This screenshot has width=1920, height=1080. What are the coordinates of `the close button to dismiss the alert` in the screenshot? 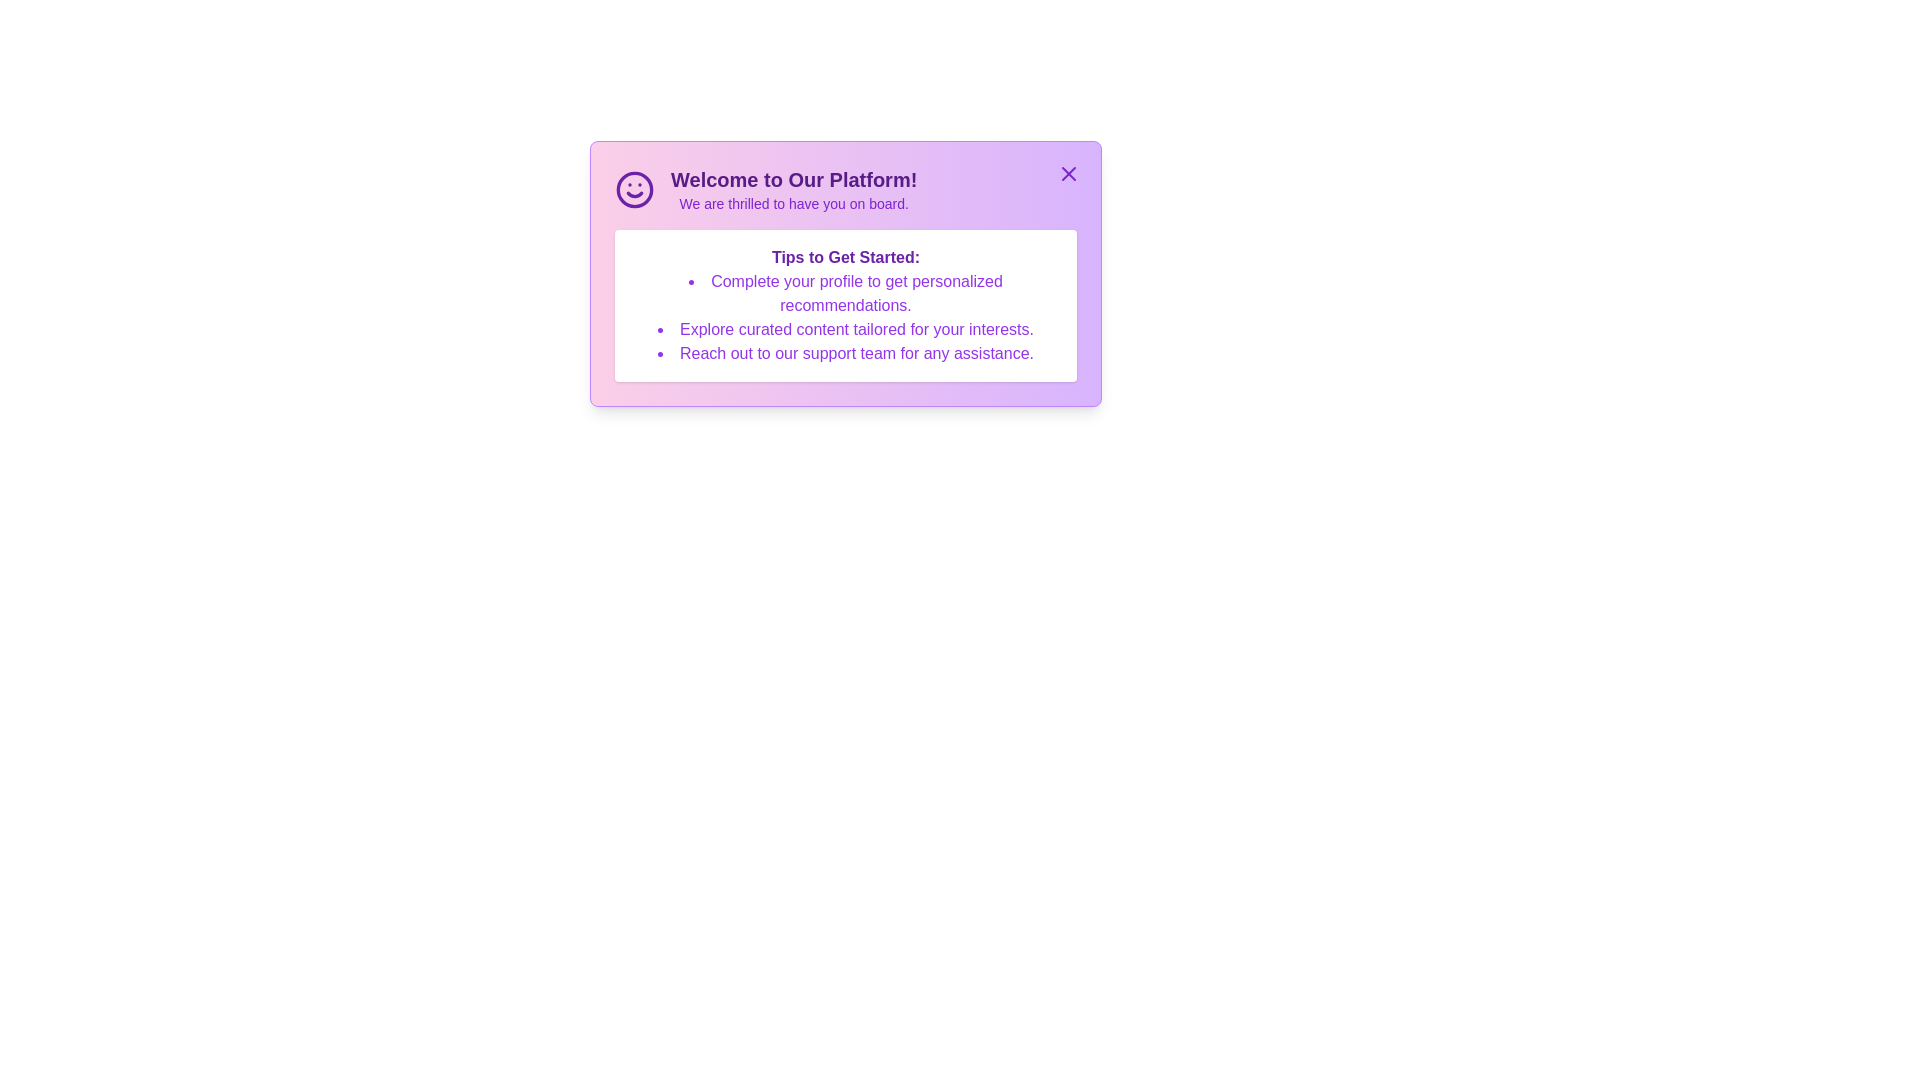 It's located at (1068, 172).